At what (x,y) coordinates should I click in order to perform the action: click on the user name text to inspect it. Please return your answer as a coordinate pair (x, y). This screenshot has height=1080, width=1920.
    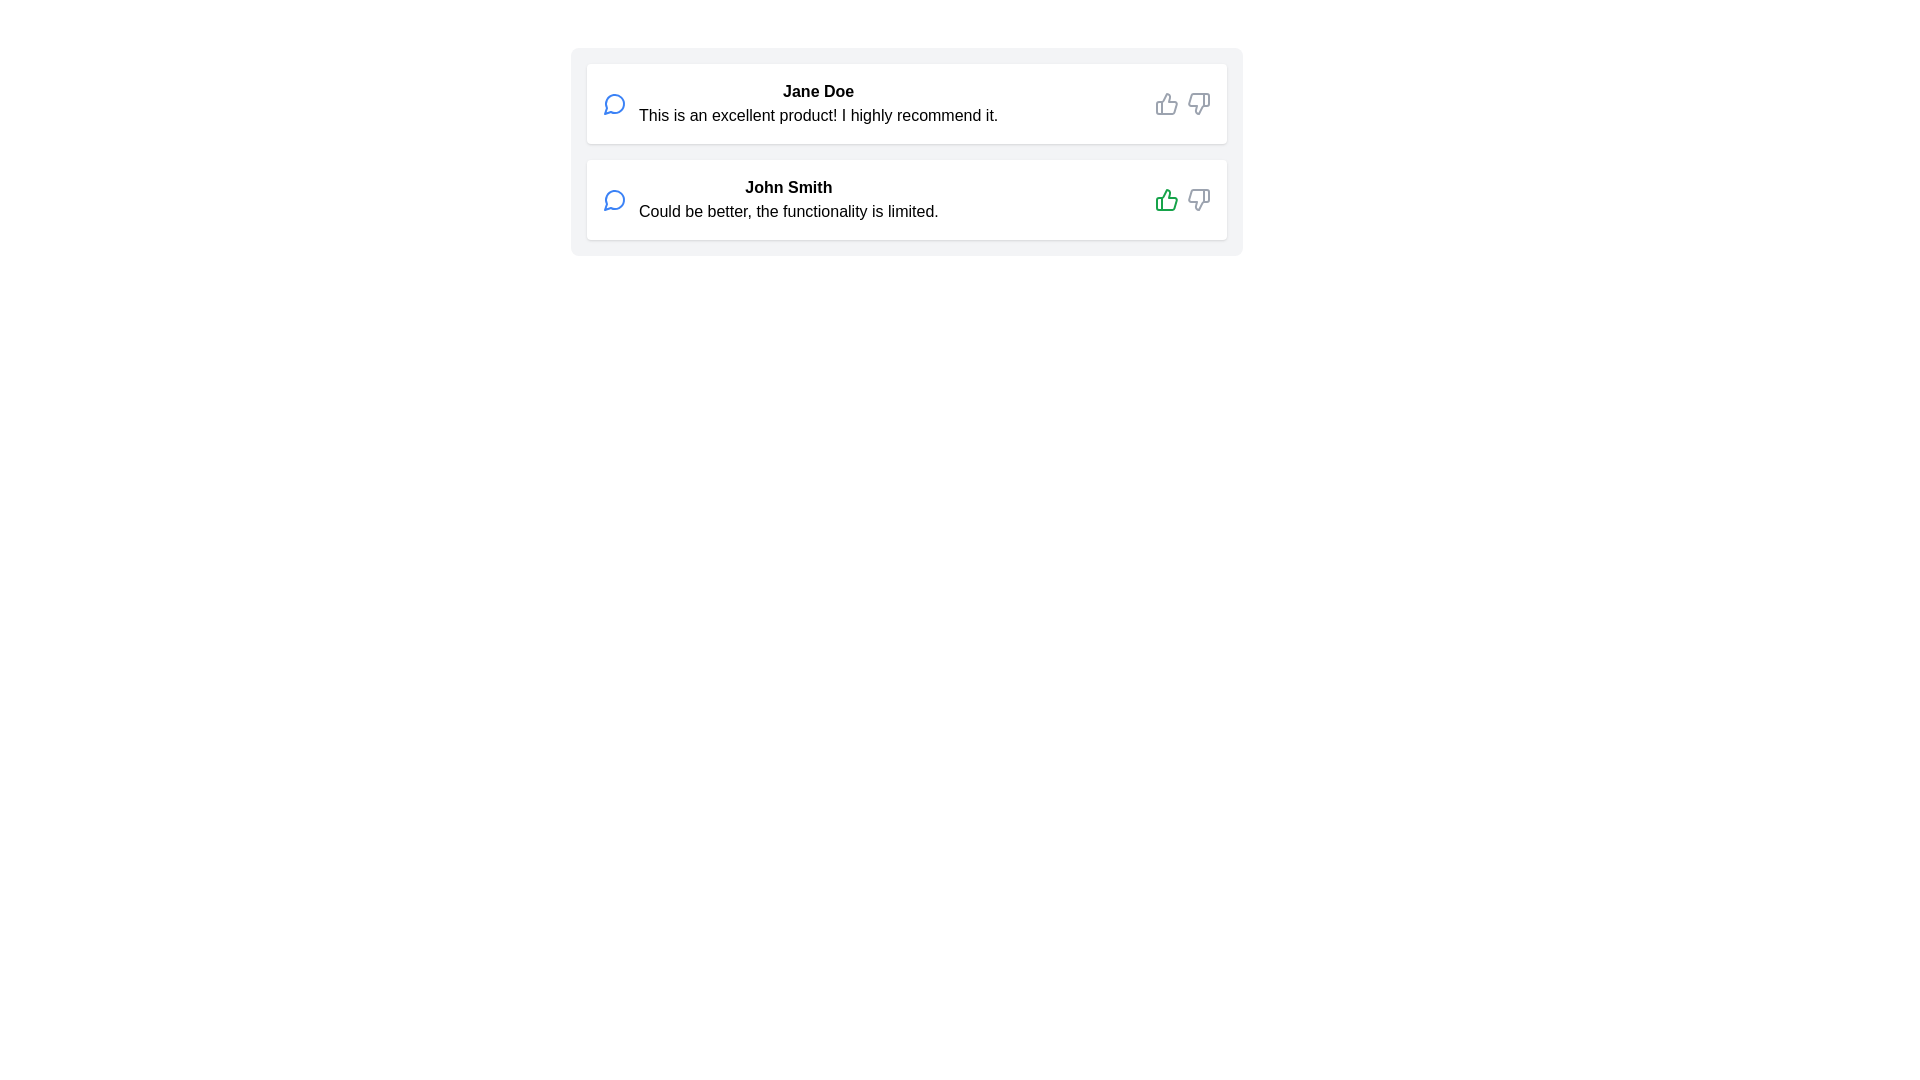
    Looking at the image, I should click on (817, 92).